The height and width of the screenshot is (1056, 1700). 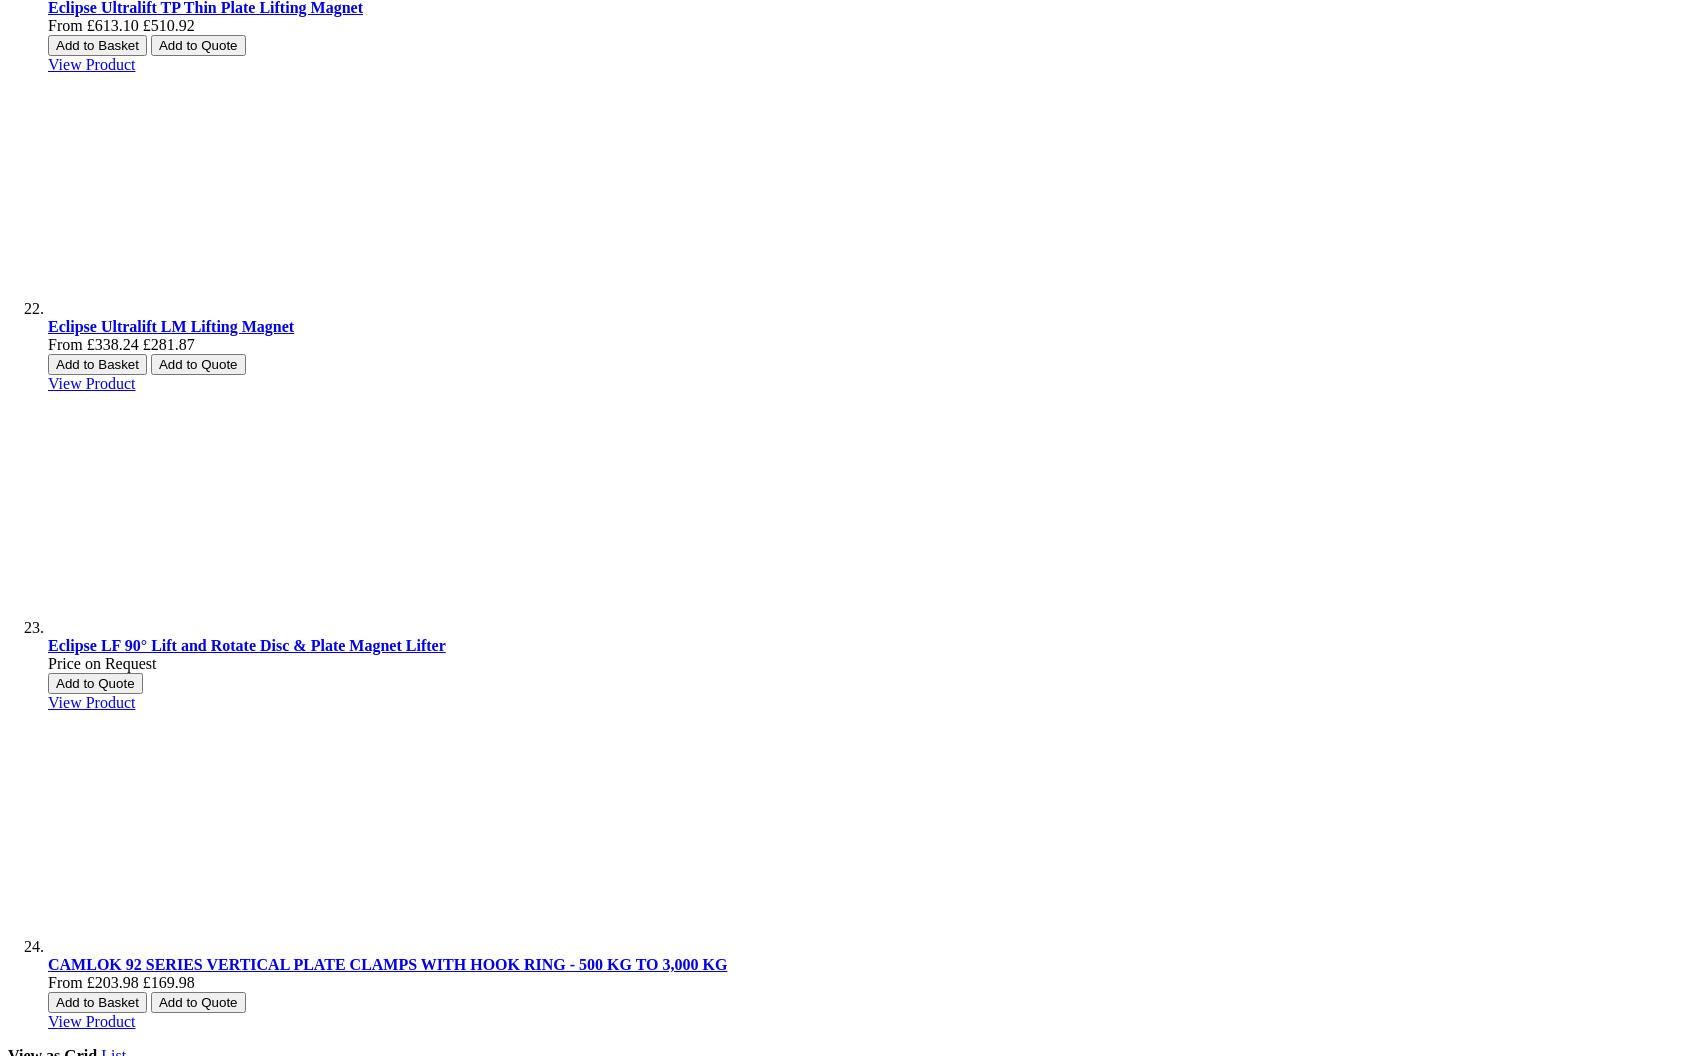 I want to click on 'CAMLOK 92 SERIES VERTICAL PLATE CLAMPS WITH HOOK RING - 500 KG TO 3,000 KG', so click(x=386, y=964).